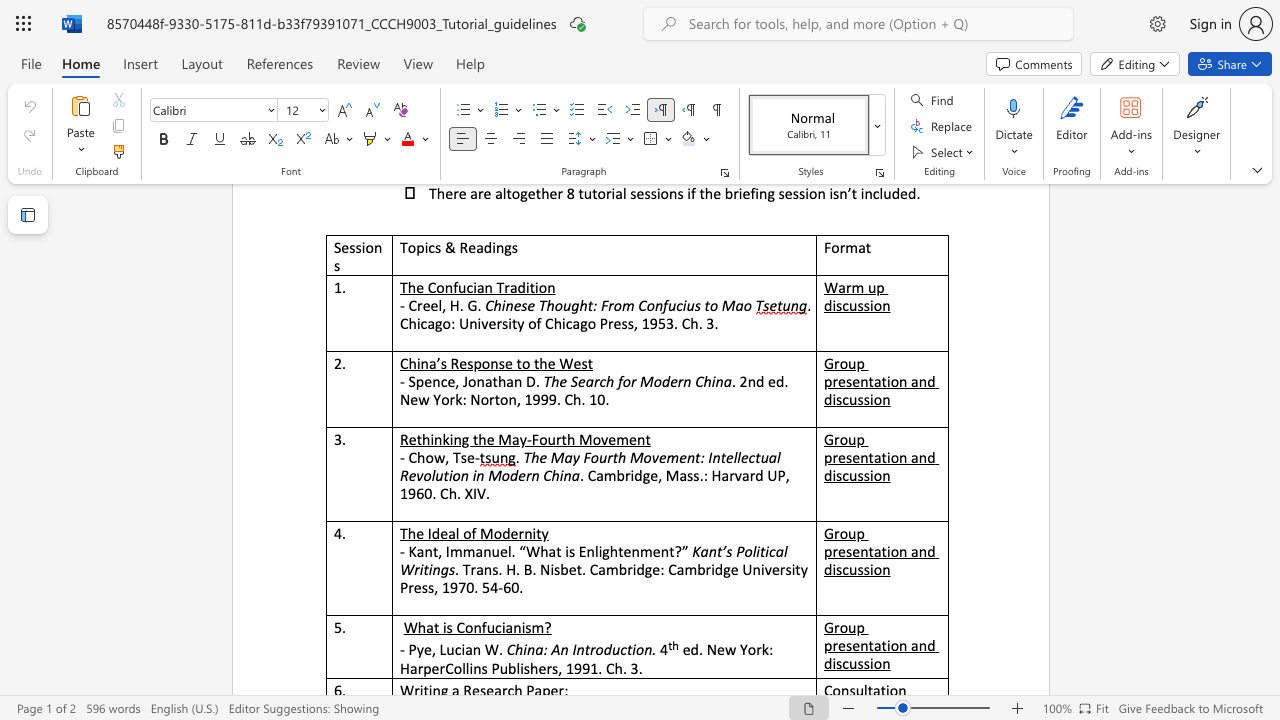 Image resolution: width=1280 pixels, height=720 pixels. I want to click on the subset text "- C" within the text "- Chow, Tse-", so click(400, 457).